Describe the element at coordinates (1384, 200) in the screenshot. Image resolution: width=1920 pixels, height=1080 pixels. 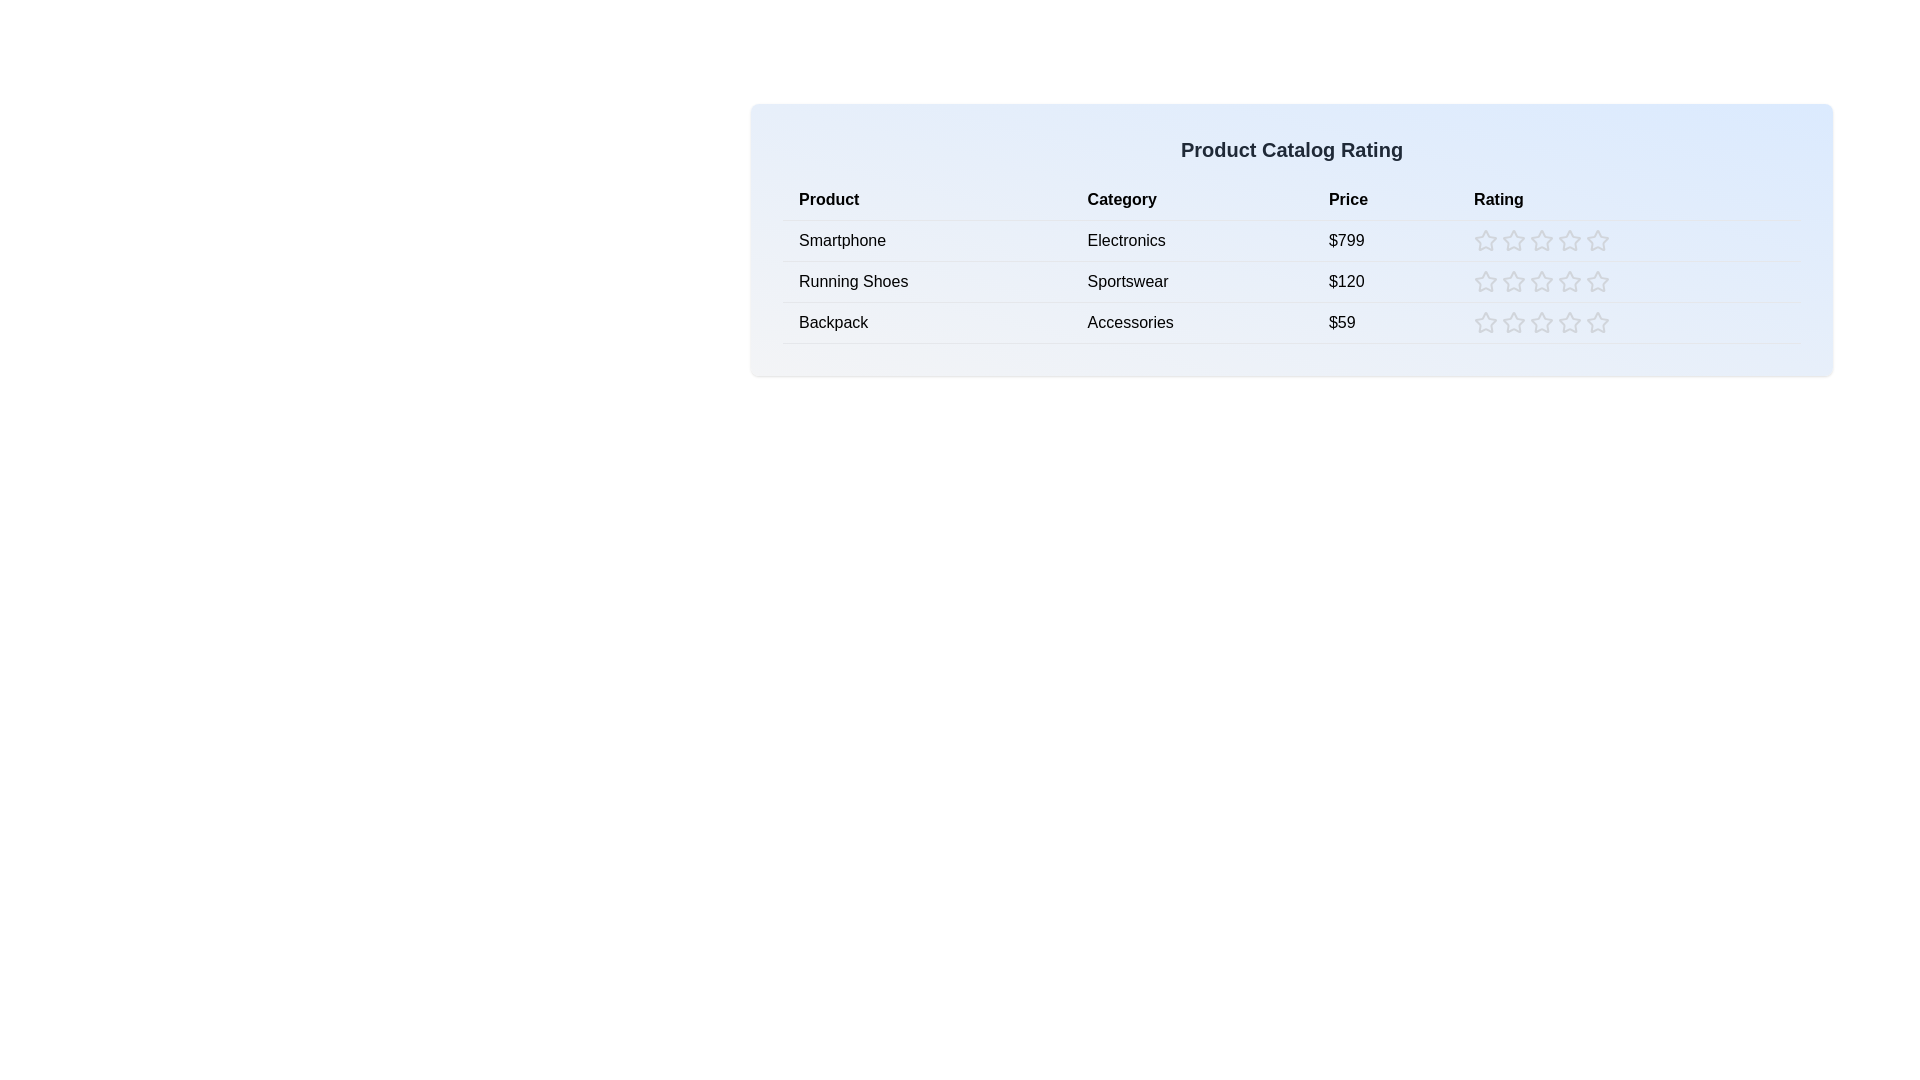
I see `the Price column header to sort the table by that column` at that location.